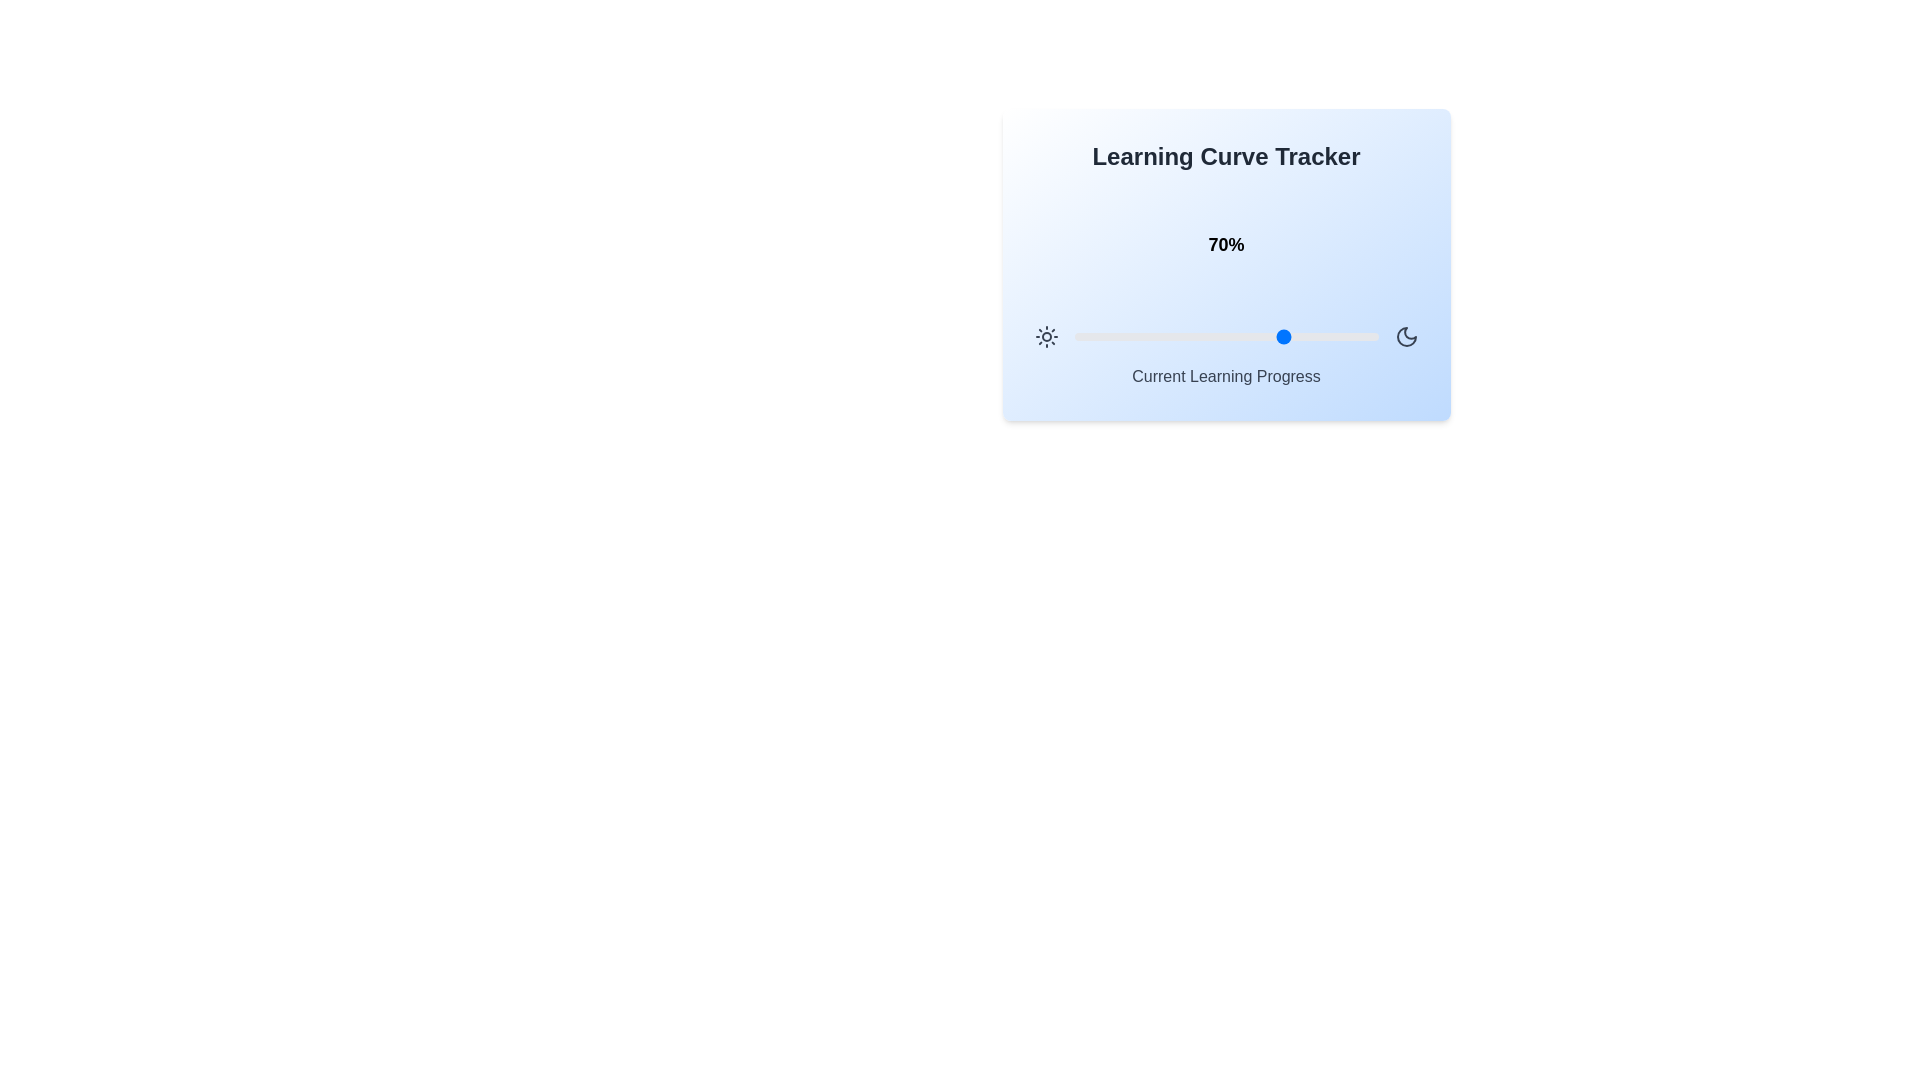  I want to click on the center of the circular progress indicator to inspect it, so click(1225, 244).